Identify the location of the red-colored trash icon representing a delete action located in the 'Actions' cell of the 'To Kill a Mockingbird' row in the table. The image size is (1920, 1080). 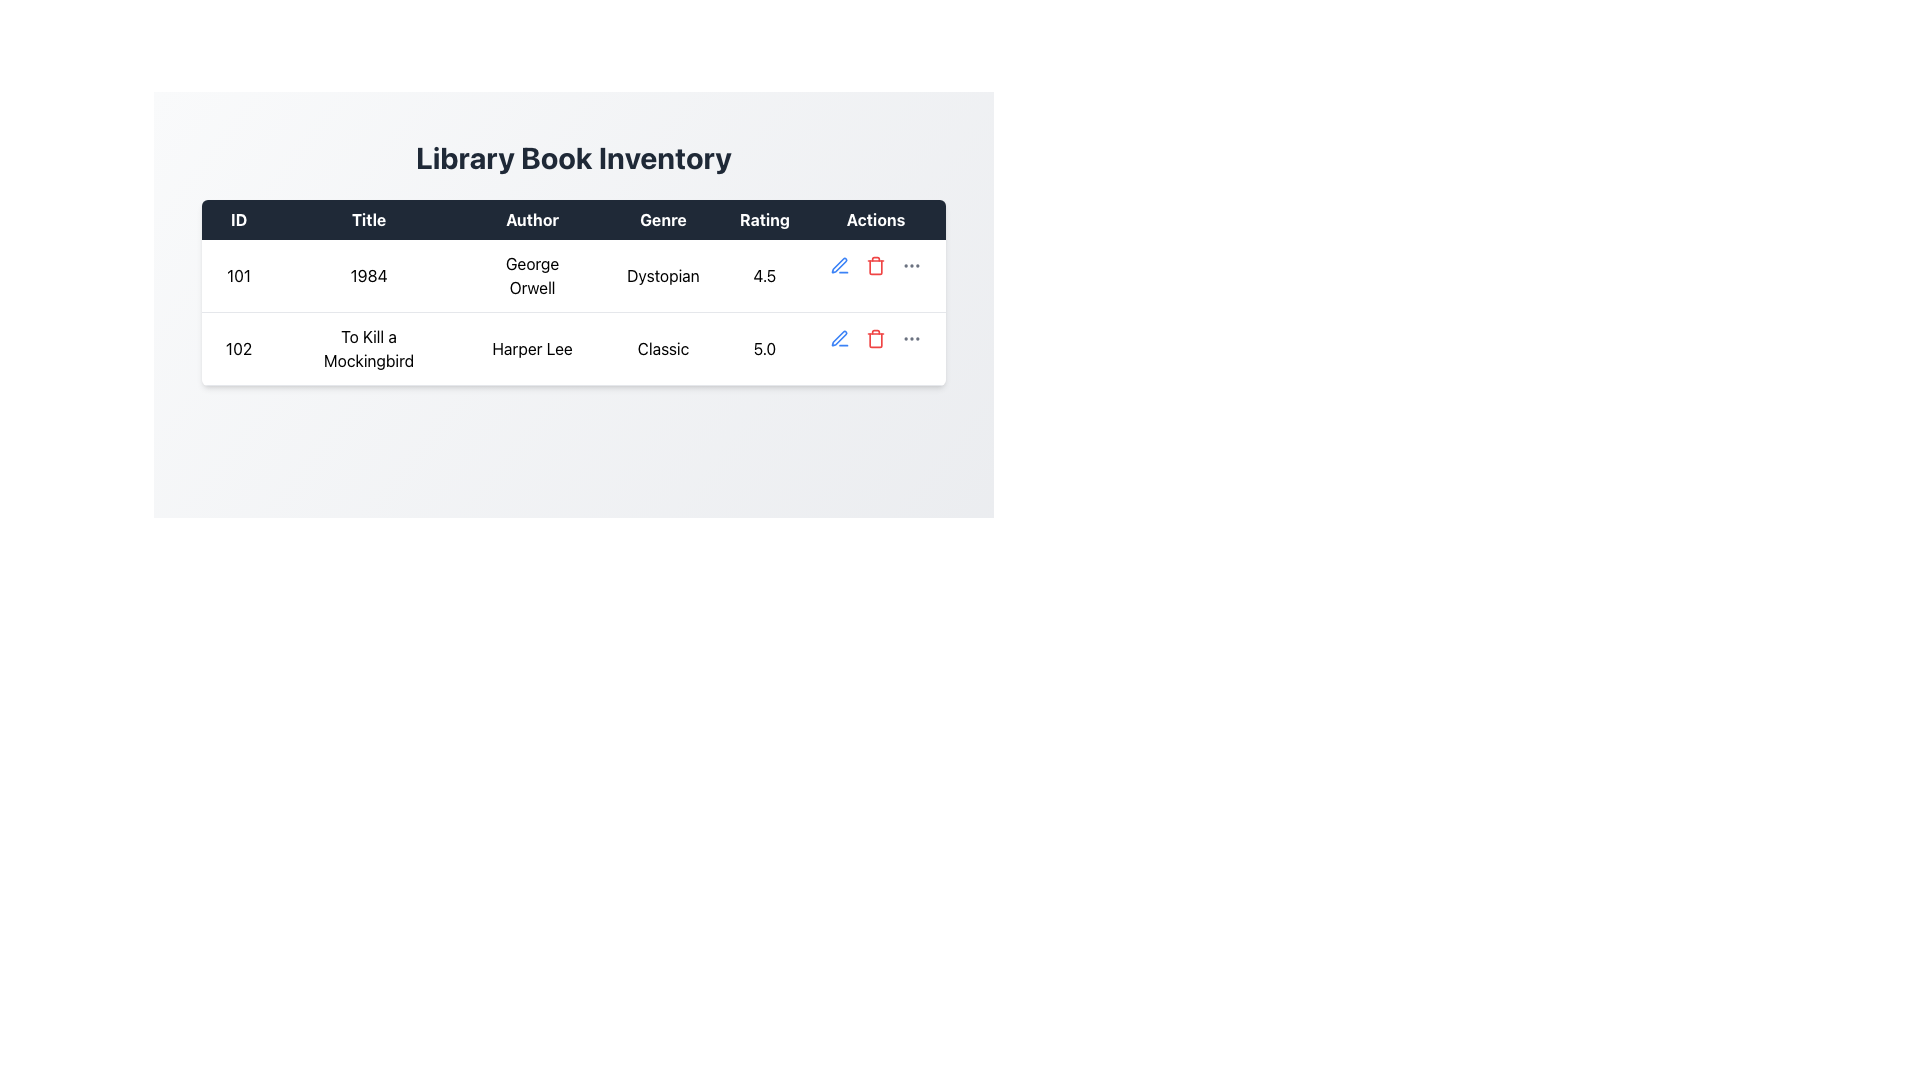
(875, 335).